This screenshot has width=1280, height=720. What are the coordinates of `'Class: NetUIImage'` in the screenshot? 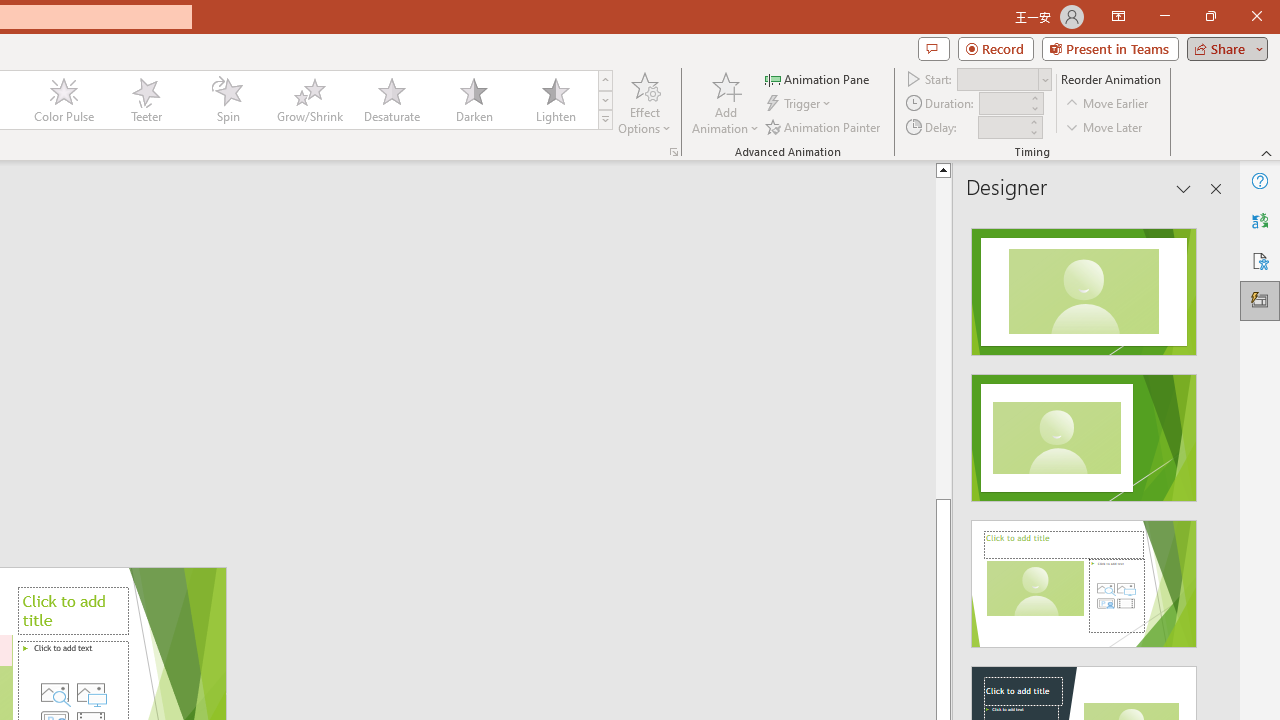 It's located at (605, 119).